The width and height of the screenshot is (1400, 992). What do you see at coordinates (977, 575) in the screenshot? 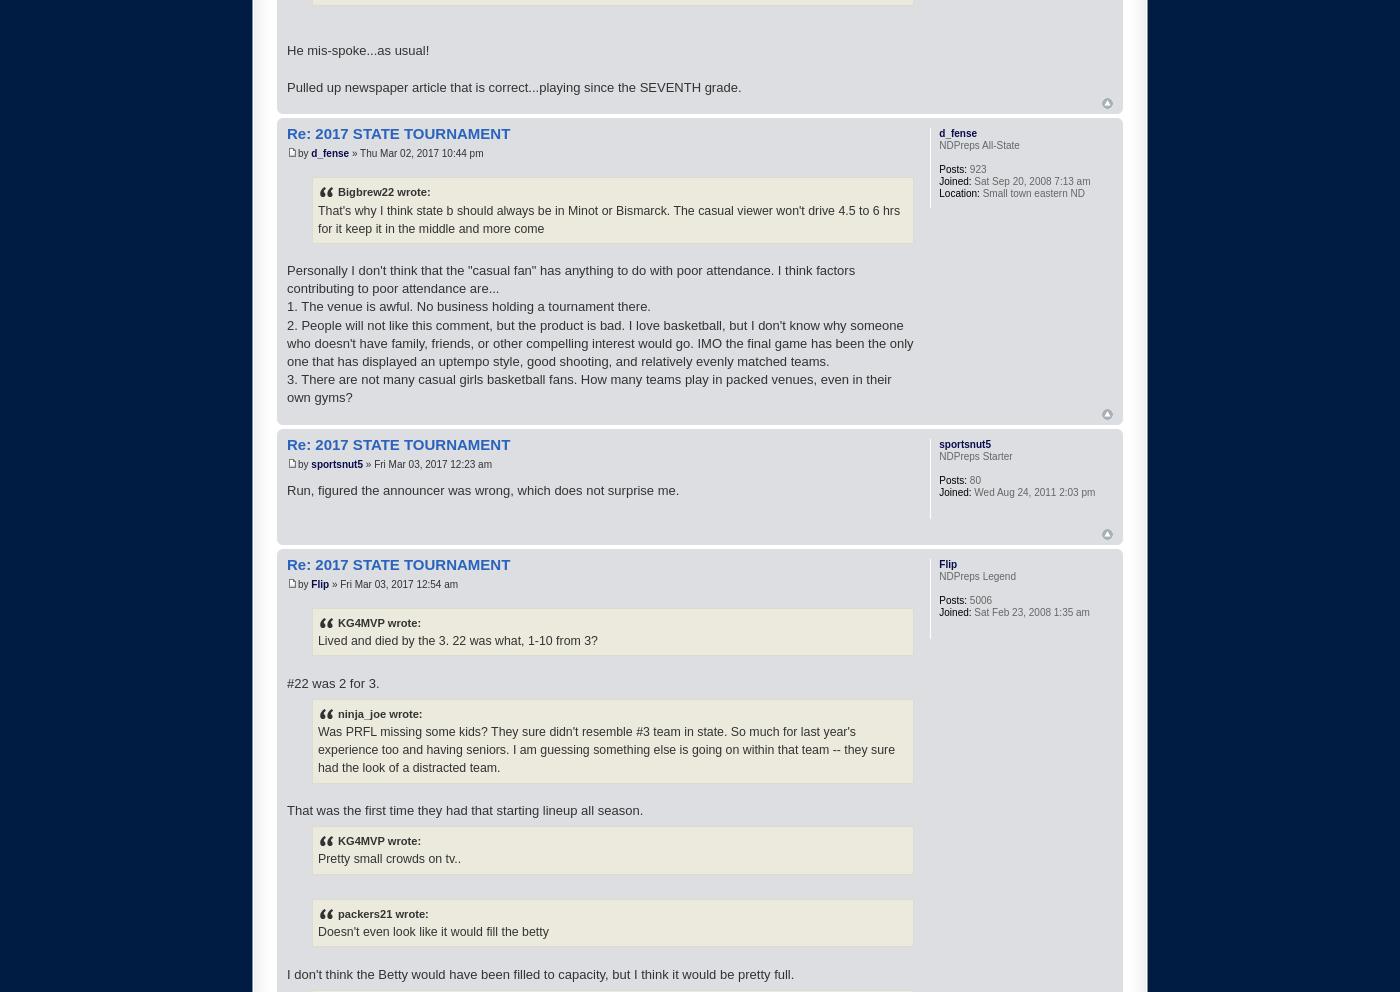
I see `'NDPreps Legend'` at bounding box center [977, 575].